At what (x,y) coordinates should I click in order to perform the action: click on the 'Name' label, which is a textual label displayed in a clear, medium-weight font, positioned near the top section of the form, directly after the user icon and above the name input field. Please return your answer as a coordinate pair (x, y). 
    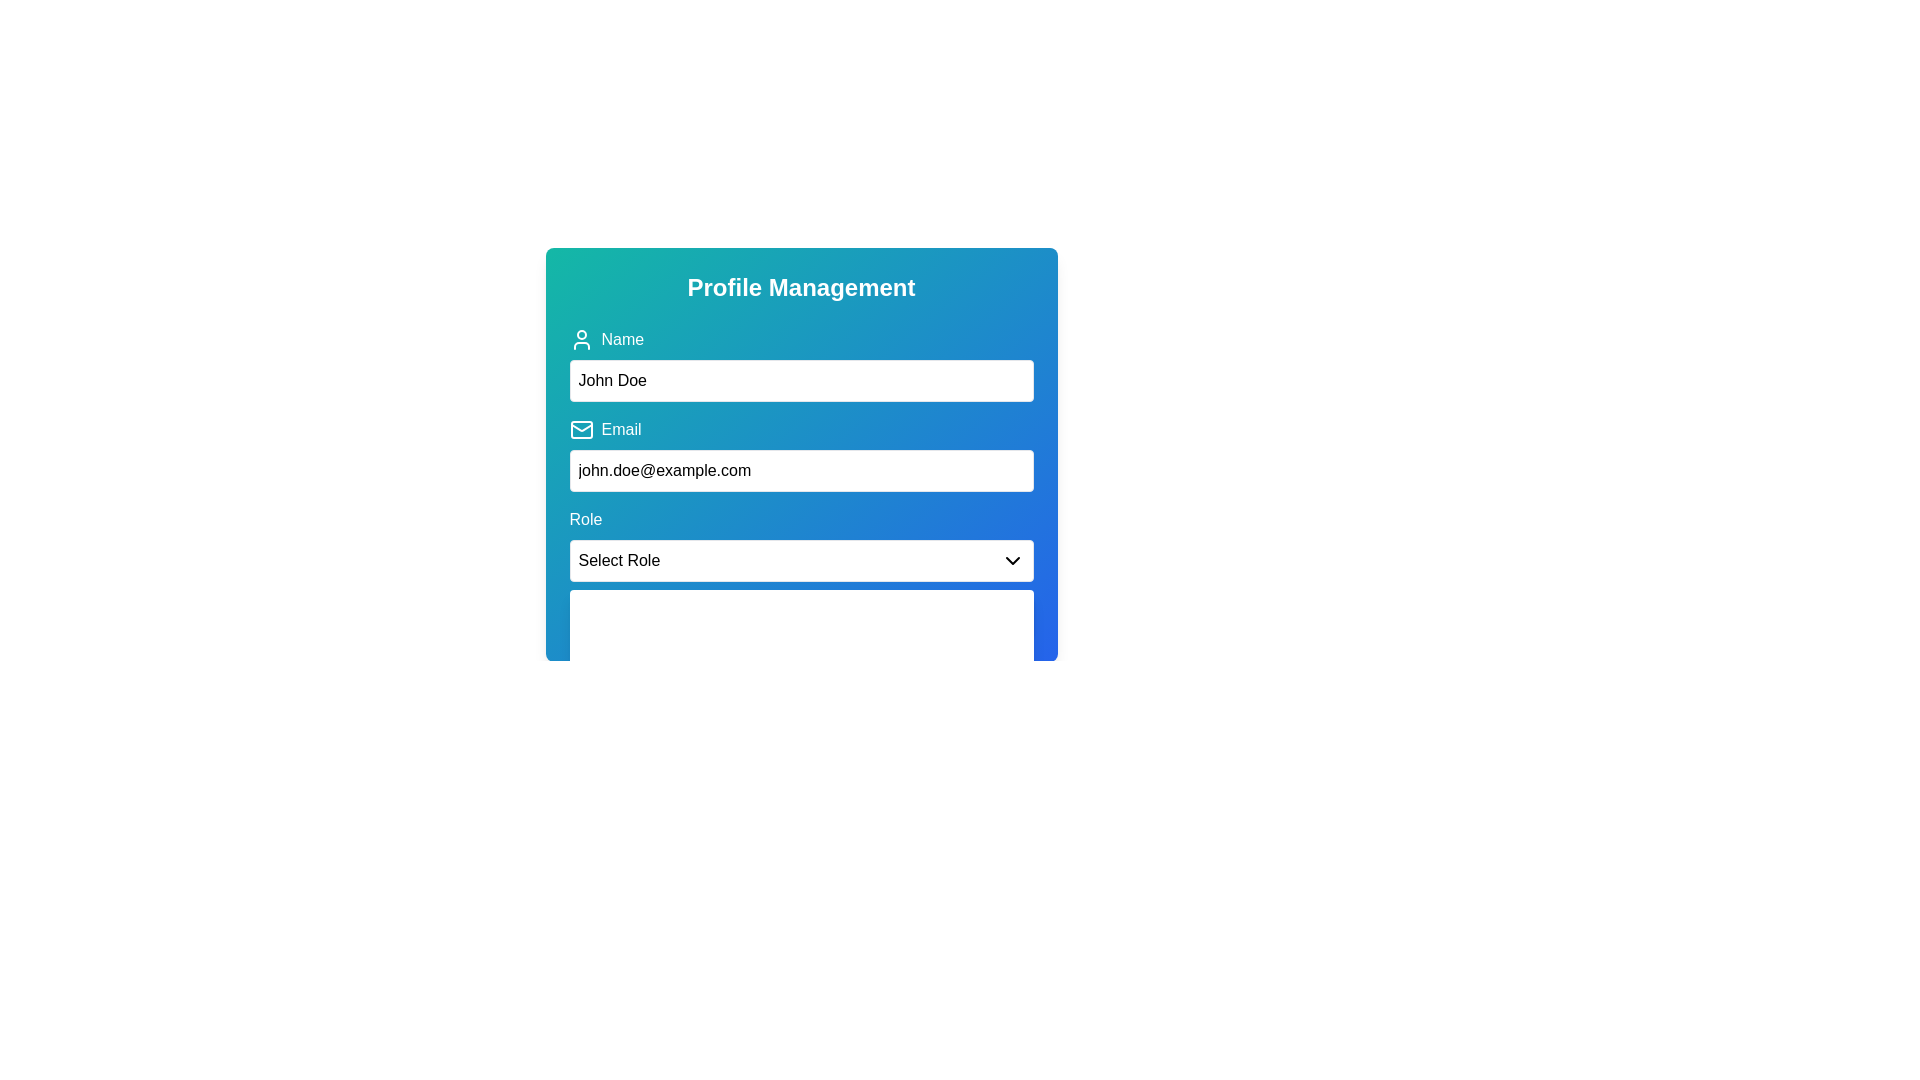
    Looking at the image, I should click on (621, 338).